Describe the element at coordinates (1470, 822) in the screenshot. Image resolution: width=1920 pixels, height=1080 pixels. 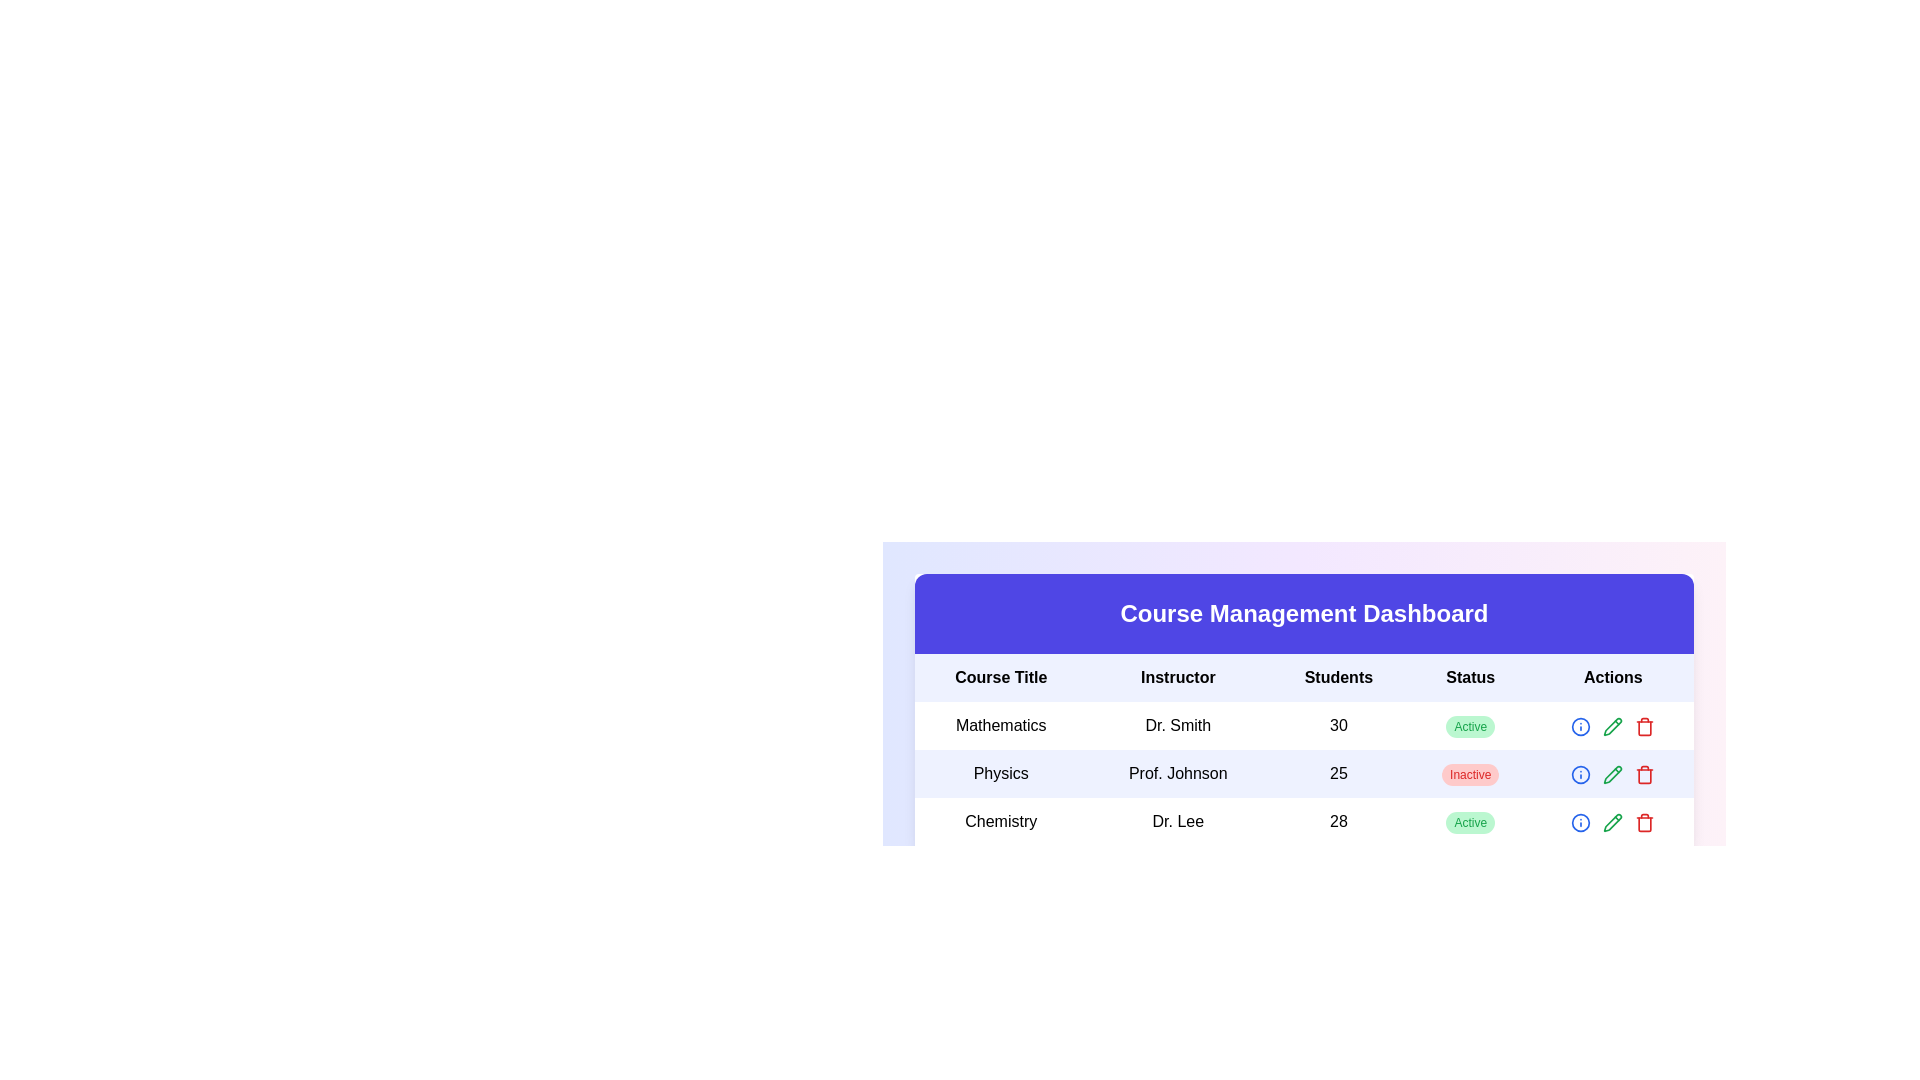
I see `the Status badge in the 'Status' column of the third row in the 'Course Management Dashboard', which indicates the active status of the corresponding course` at that location.